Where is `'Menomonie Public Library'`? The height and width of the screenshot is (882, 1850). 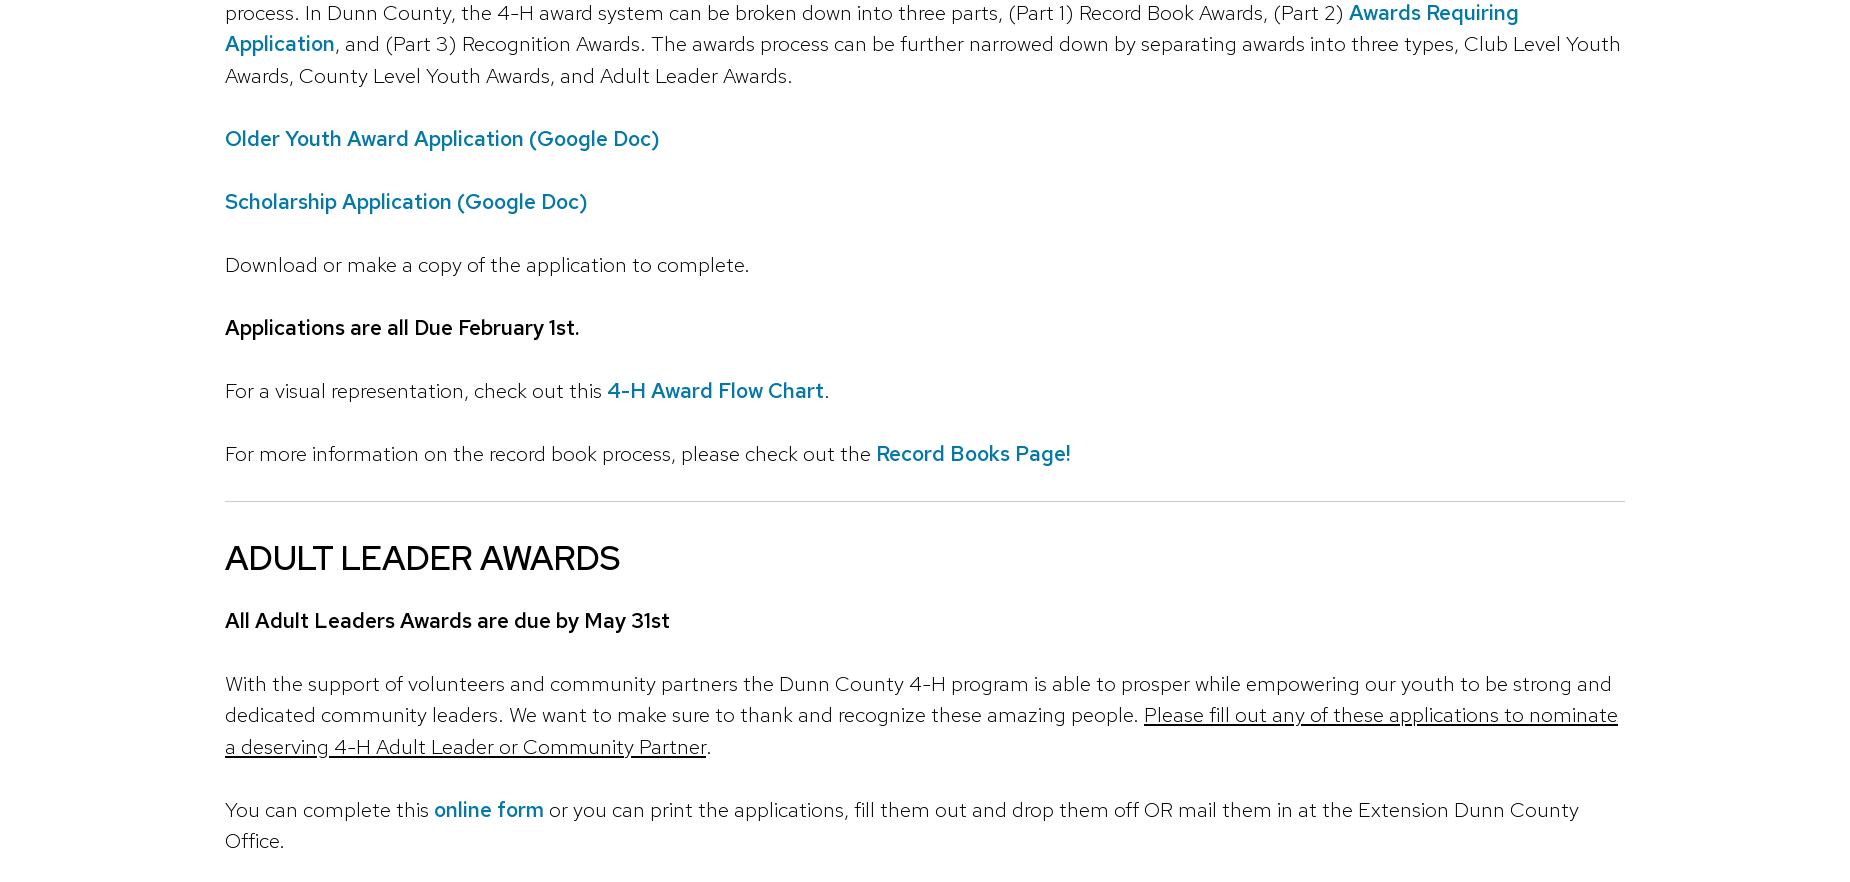 'Menomonie Public Library' is located at coordinates (670, 417).